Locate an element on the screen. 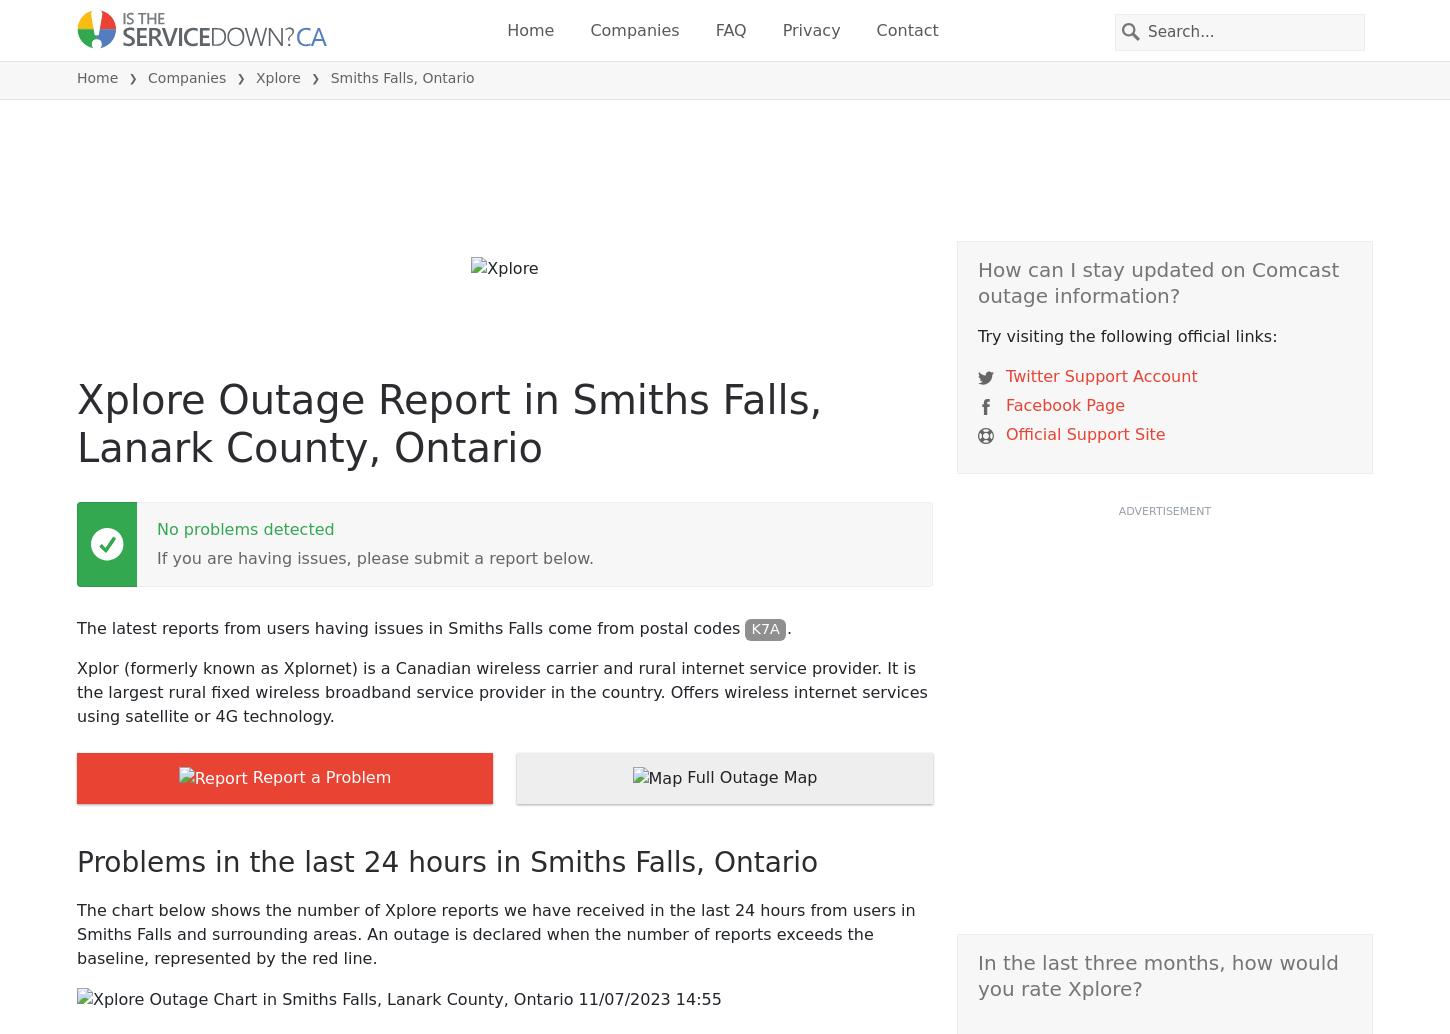 This screenshot has height=1034, width=1450. 'Xplore Issues Reports' is located at coordinates (226, 234).